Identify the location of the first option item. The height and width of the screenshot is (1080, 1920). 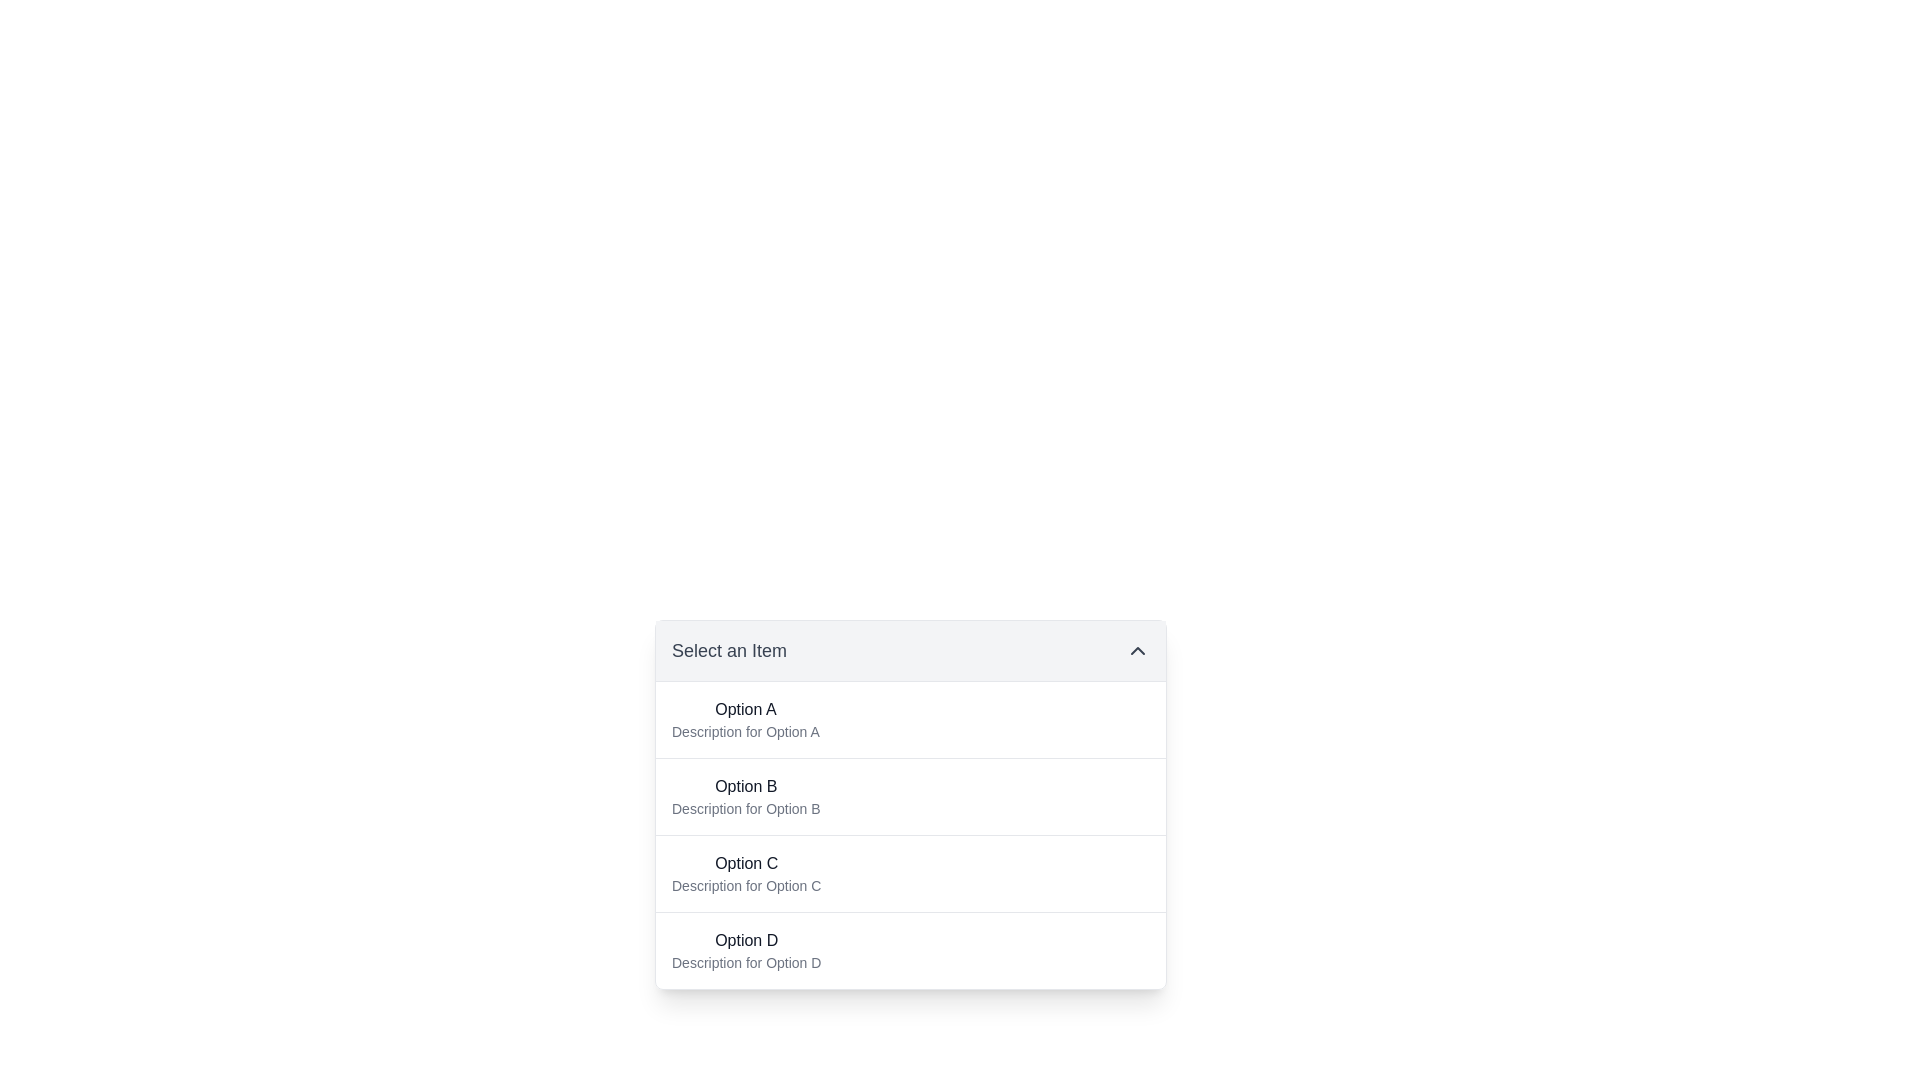
(910, 720).